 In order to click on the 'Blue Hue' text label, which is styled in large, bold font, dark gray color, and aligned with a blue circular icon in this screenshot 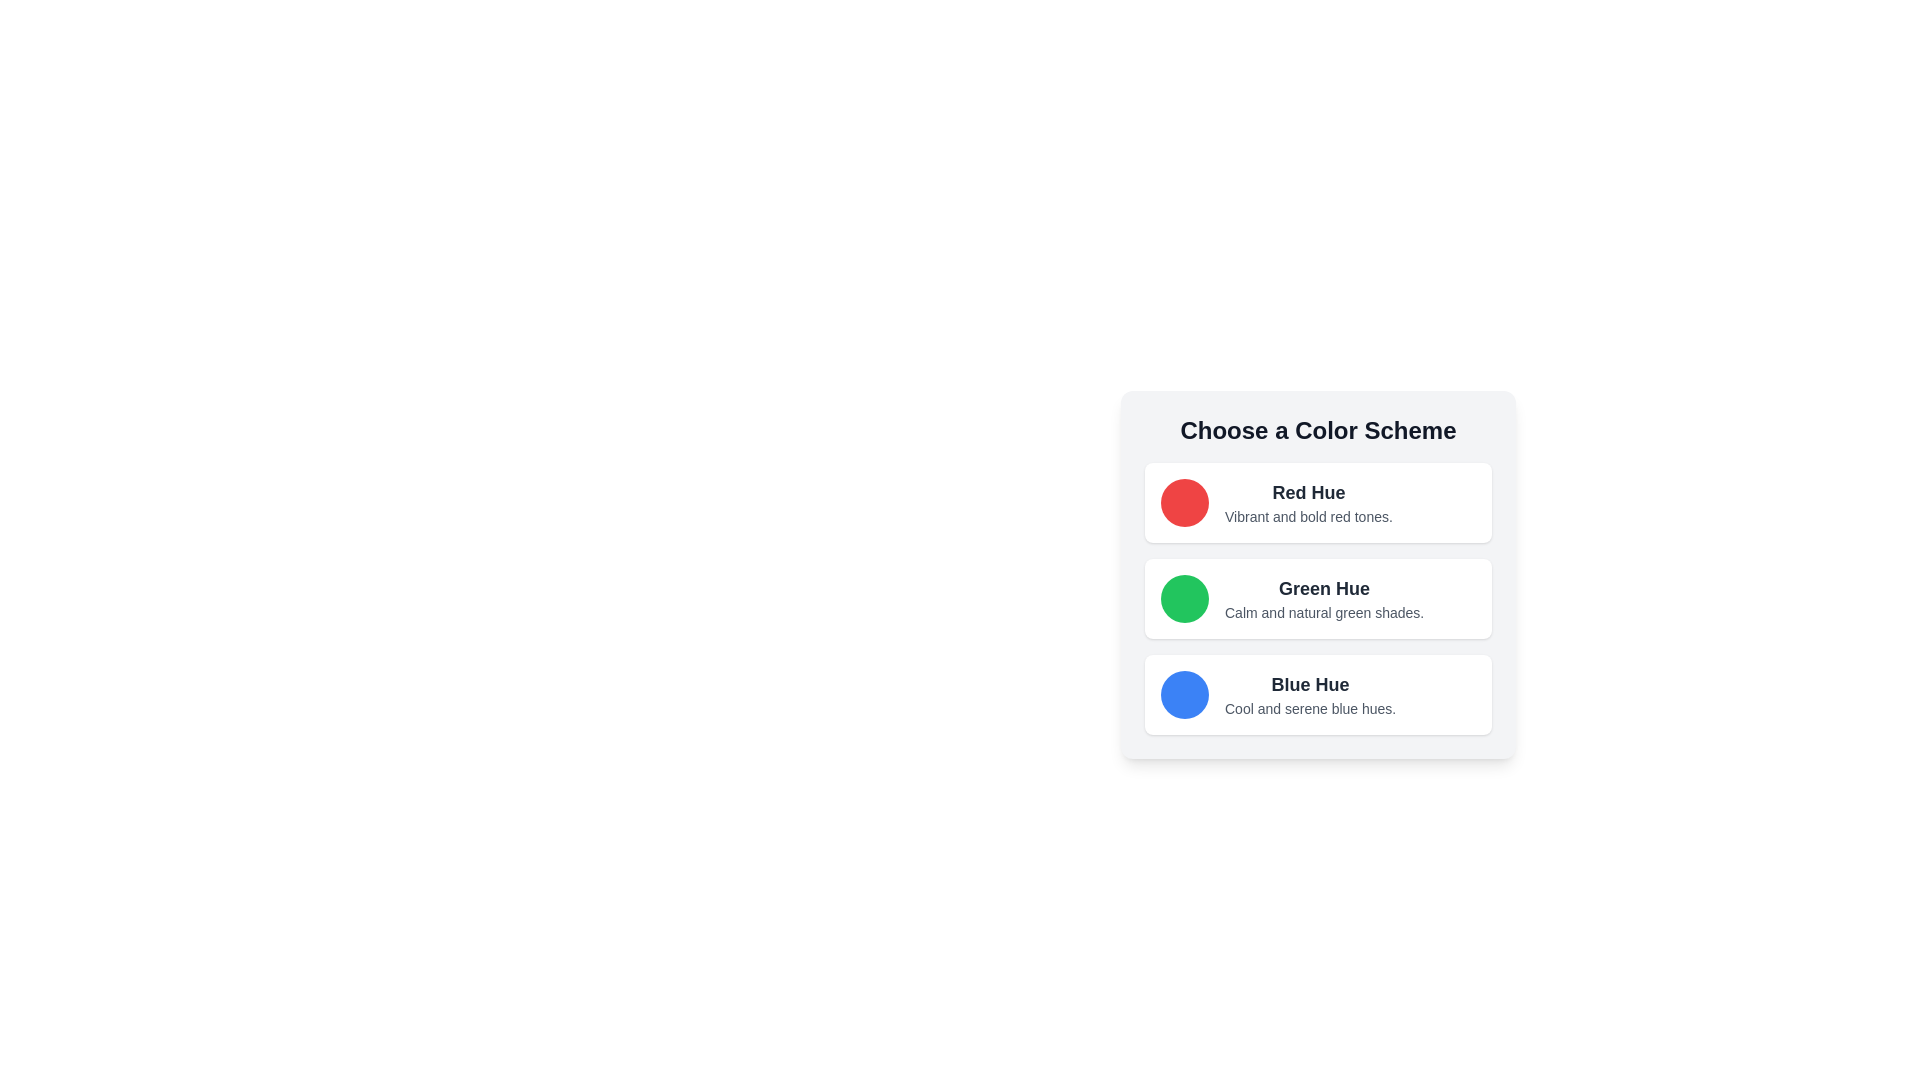, I will do `click(1310, 684)`.